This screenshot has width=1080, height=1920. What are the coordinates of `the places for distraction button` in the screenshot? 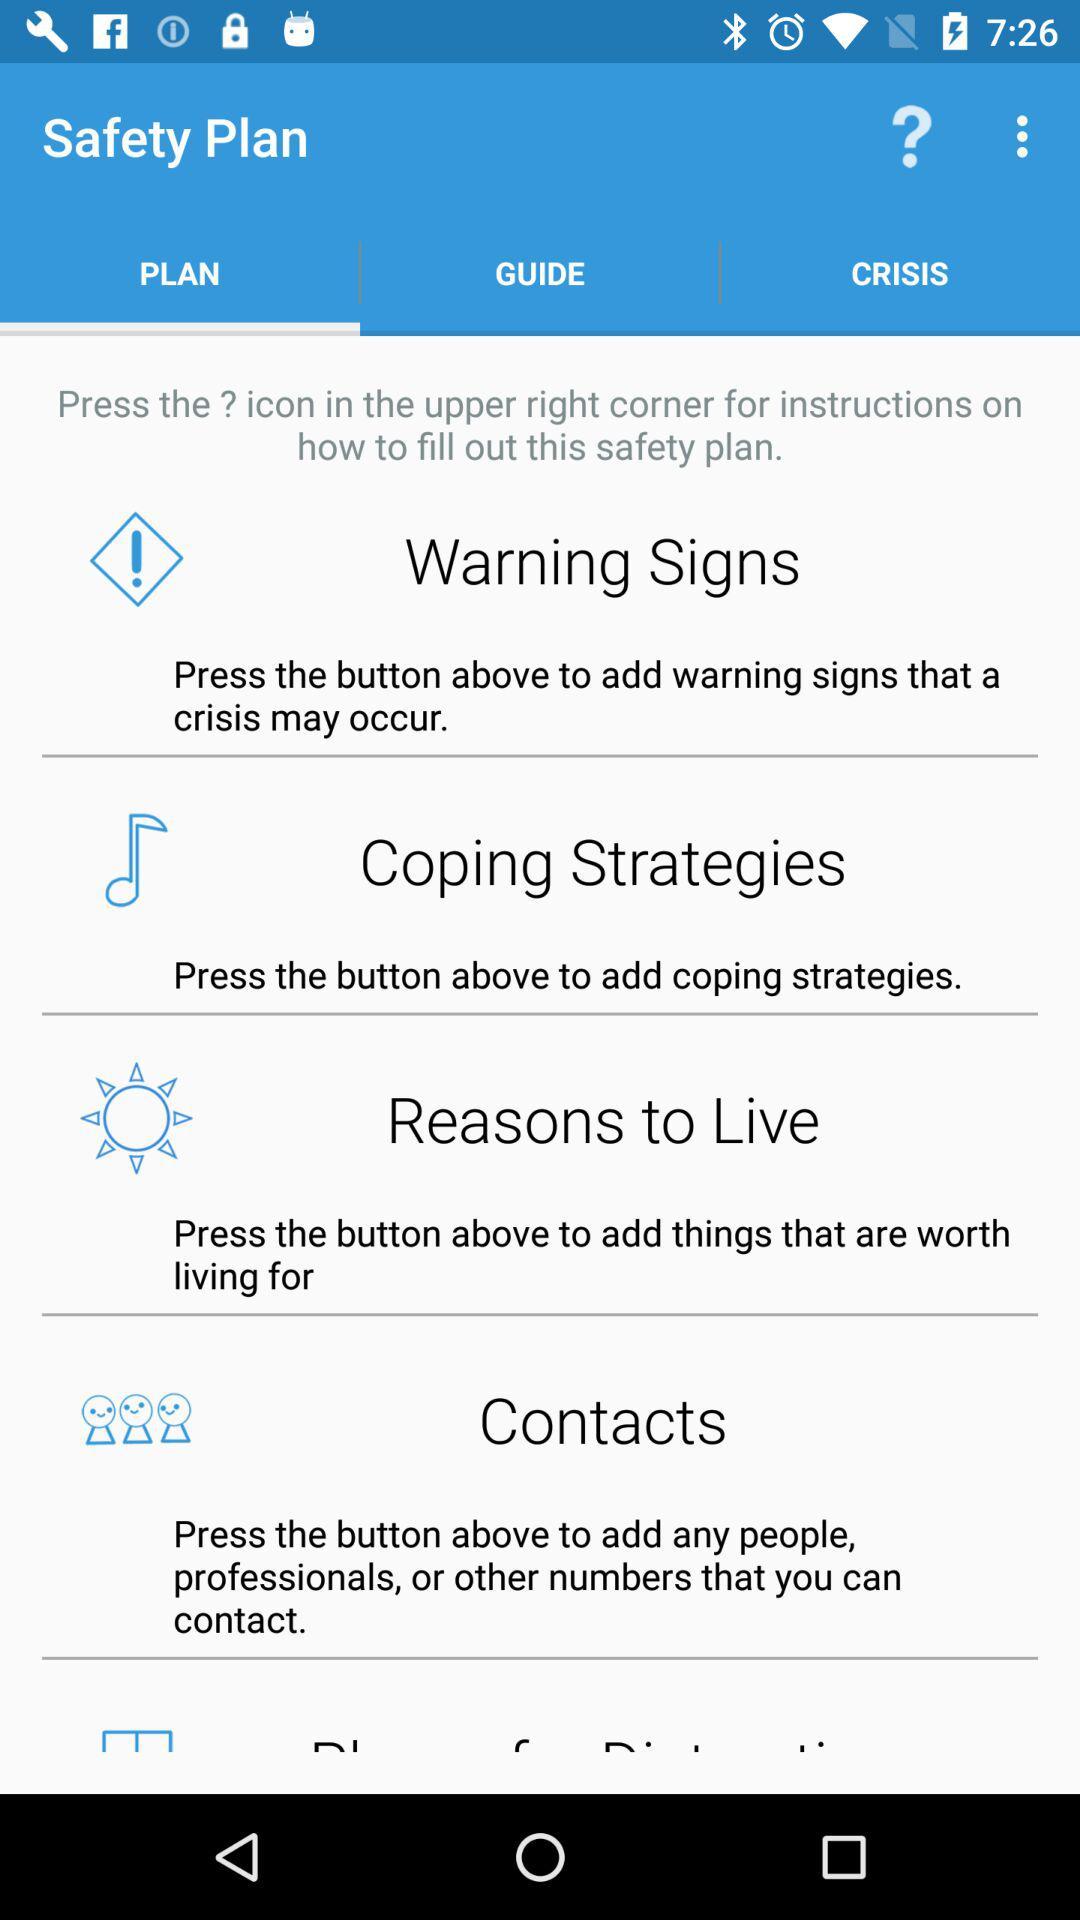 It's located at (540, 1732).